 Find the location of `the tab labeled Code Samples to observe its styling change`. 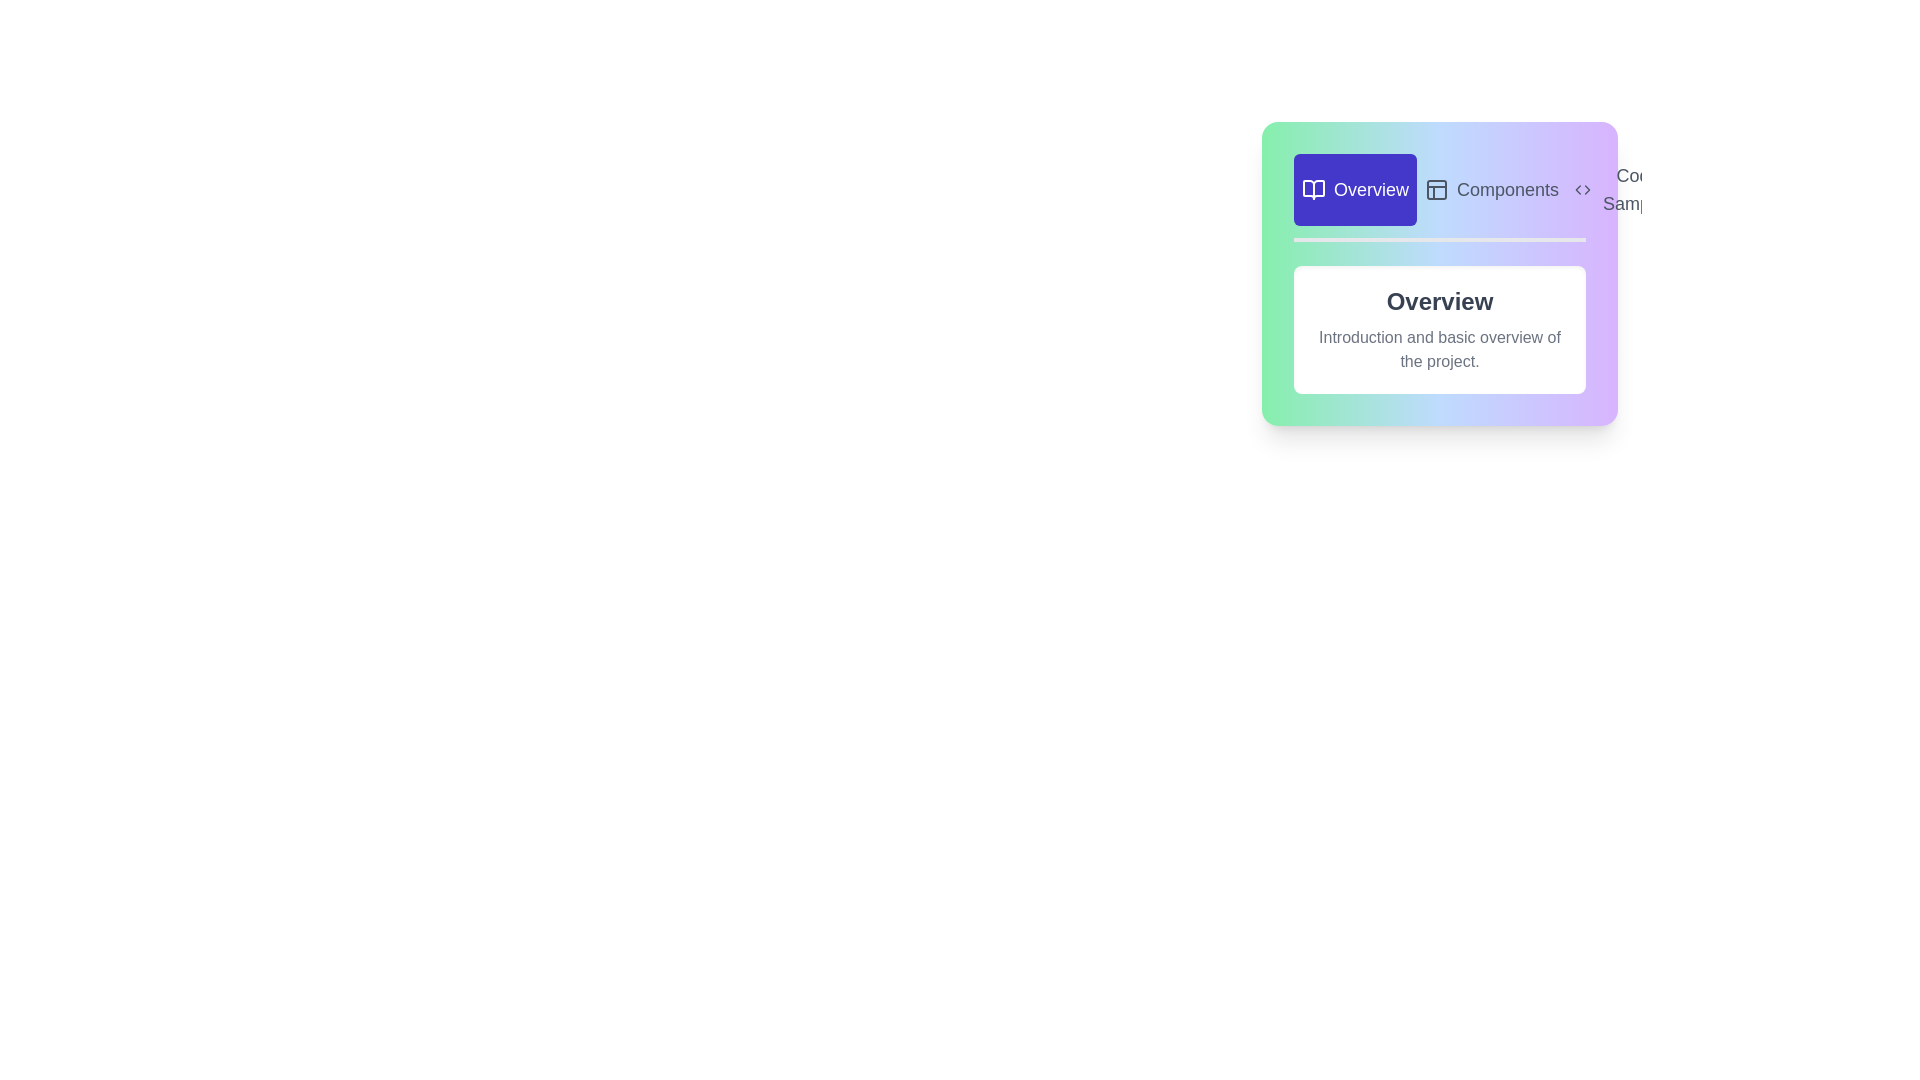

the tab labeled Code Samples to observe its styling change is located at coordinates (1626, 189).